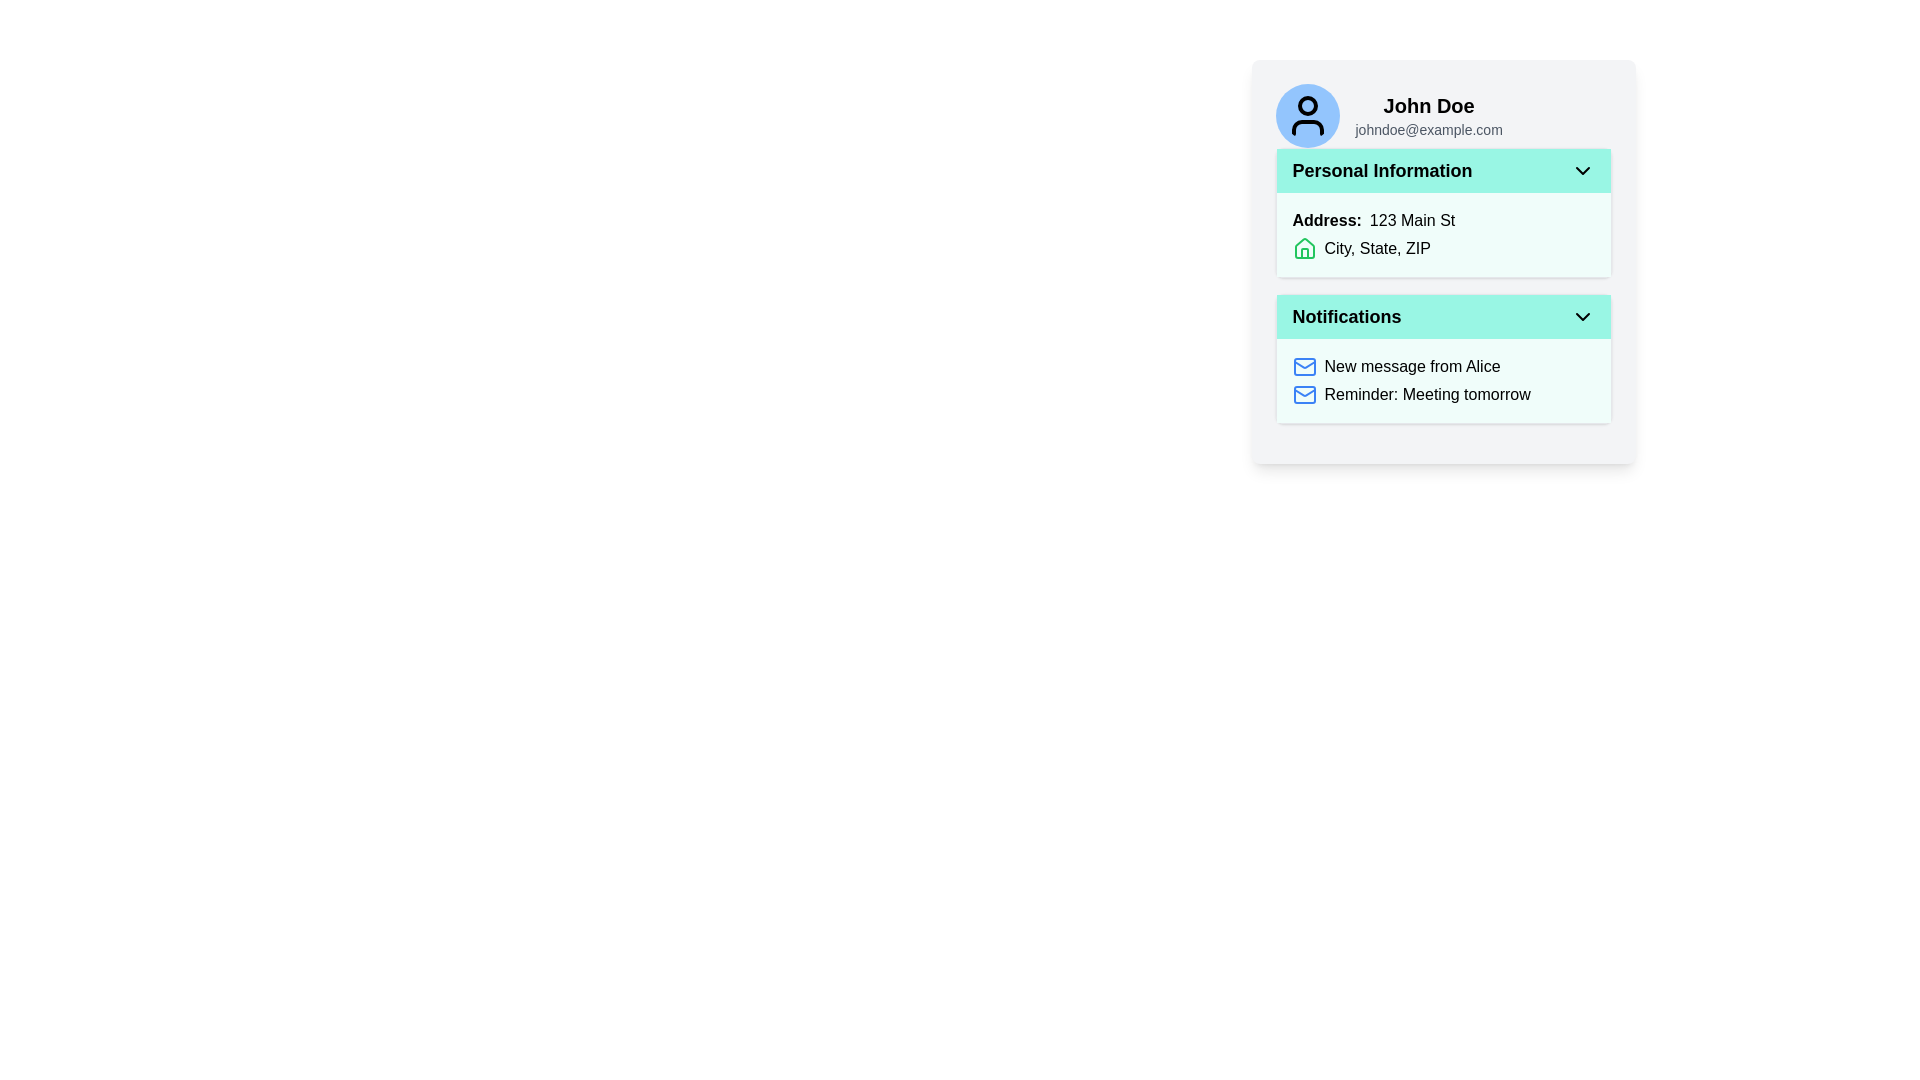 Image resolution: width=1920 pixels, height=1080 pixels. What do you see at coordinates (1304, 394) in the screenshot?
I see `the envelope icon with a blue outline located in the 'Notifications' section, positioned to the left of the text 'Reminder: Meeting tomorrow.'` at bounding box center [1304, 394].